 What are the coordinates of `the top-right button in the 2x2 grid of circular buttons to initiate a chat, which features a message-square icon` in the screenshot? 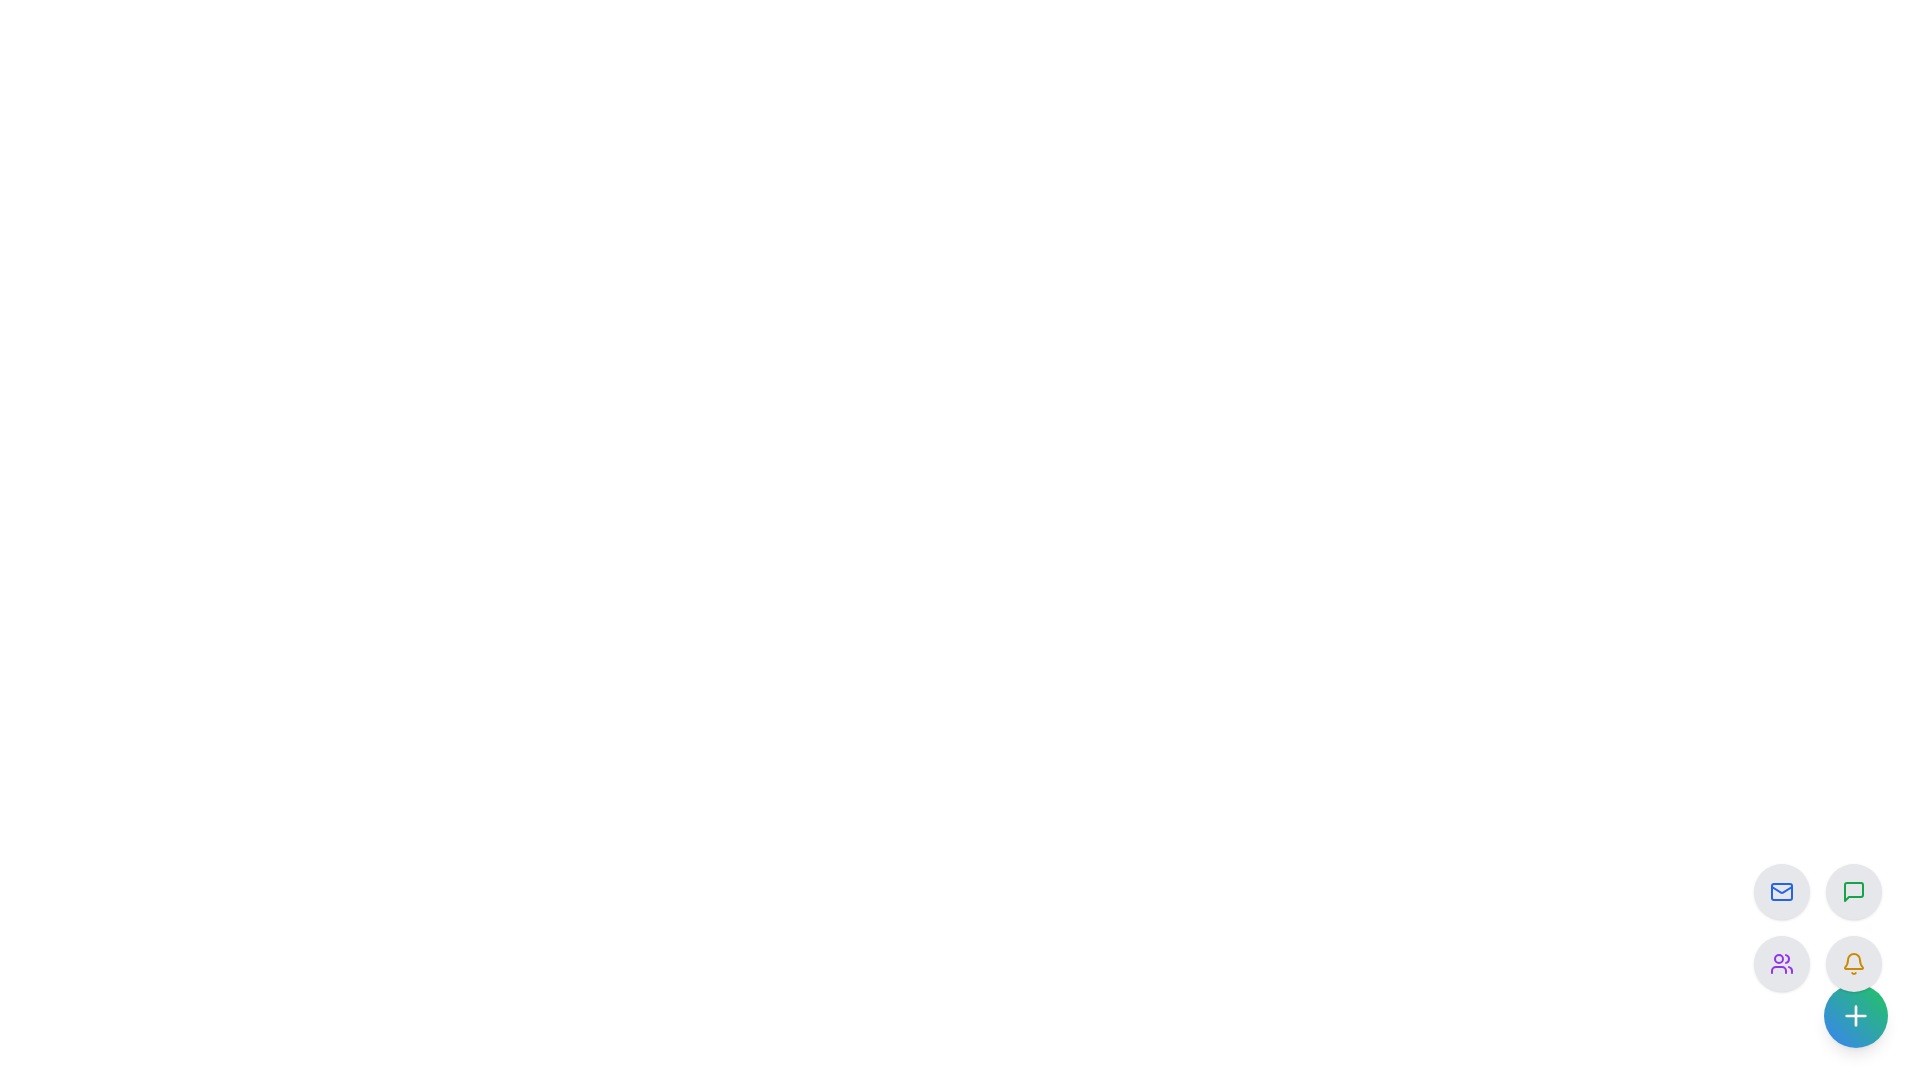 It's located at (1852, 890).